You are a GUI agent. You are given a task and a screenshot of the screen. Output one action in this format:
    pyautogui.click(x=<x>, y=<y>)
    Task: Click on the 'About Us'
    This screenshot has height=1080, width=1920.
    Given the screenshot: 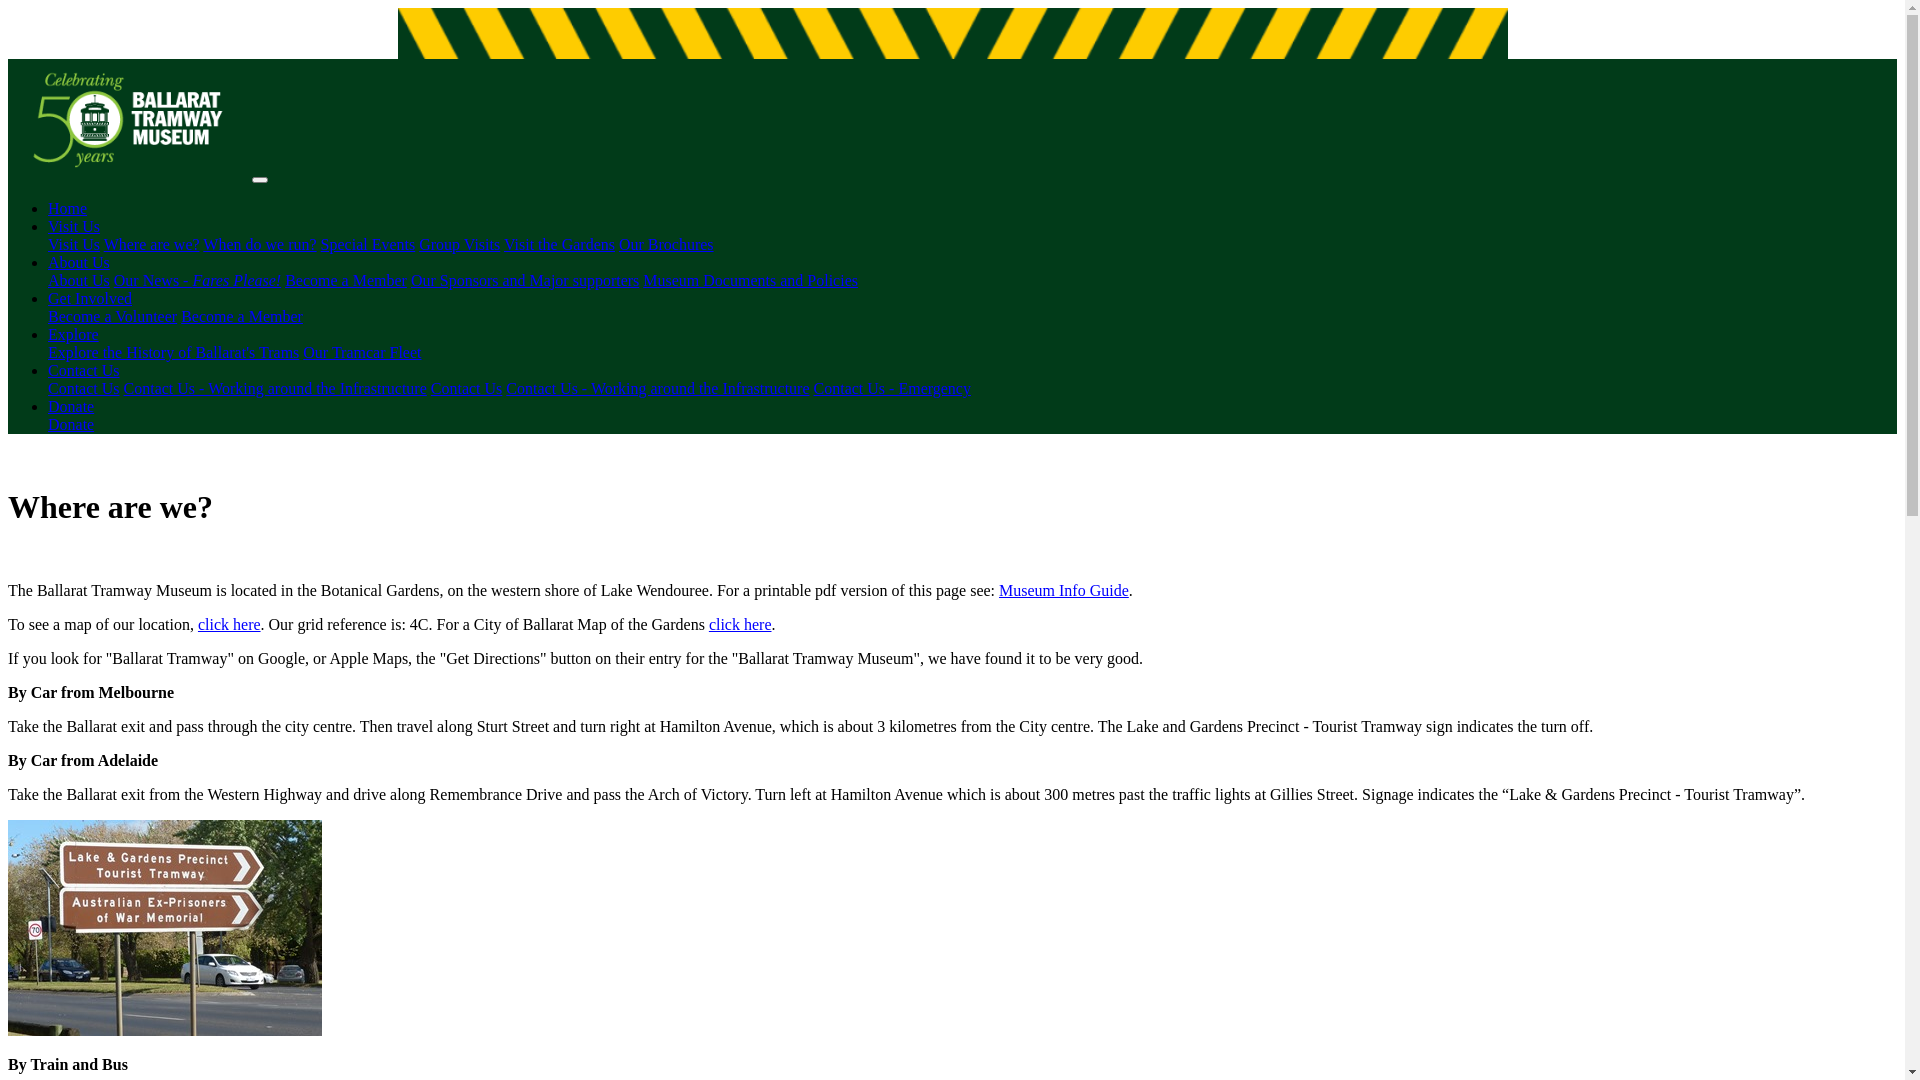 What is the action you would take?
    pyautogui.click(x=78, y=261)
    